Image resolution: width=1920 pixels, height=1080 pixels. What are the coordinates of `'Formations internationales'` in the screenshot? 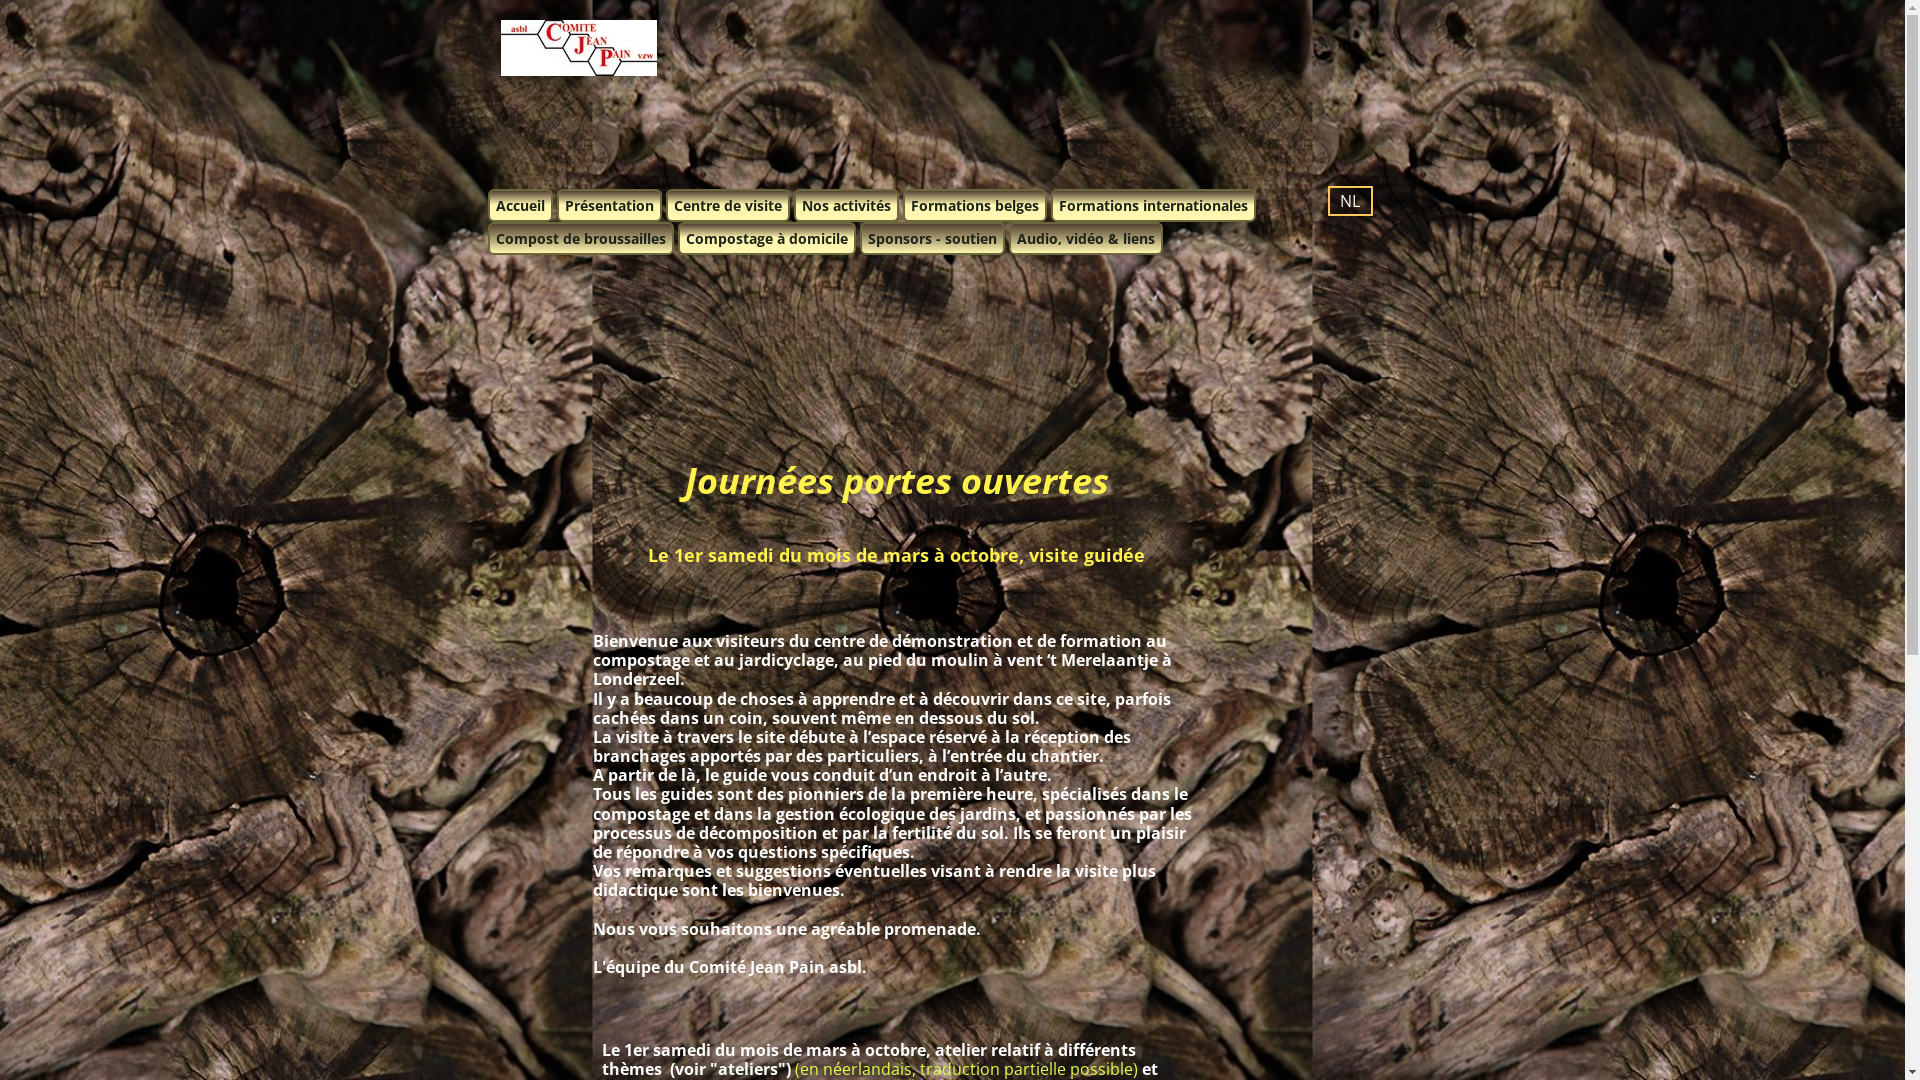 It's located at (1152, 204).